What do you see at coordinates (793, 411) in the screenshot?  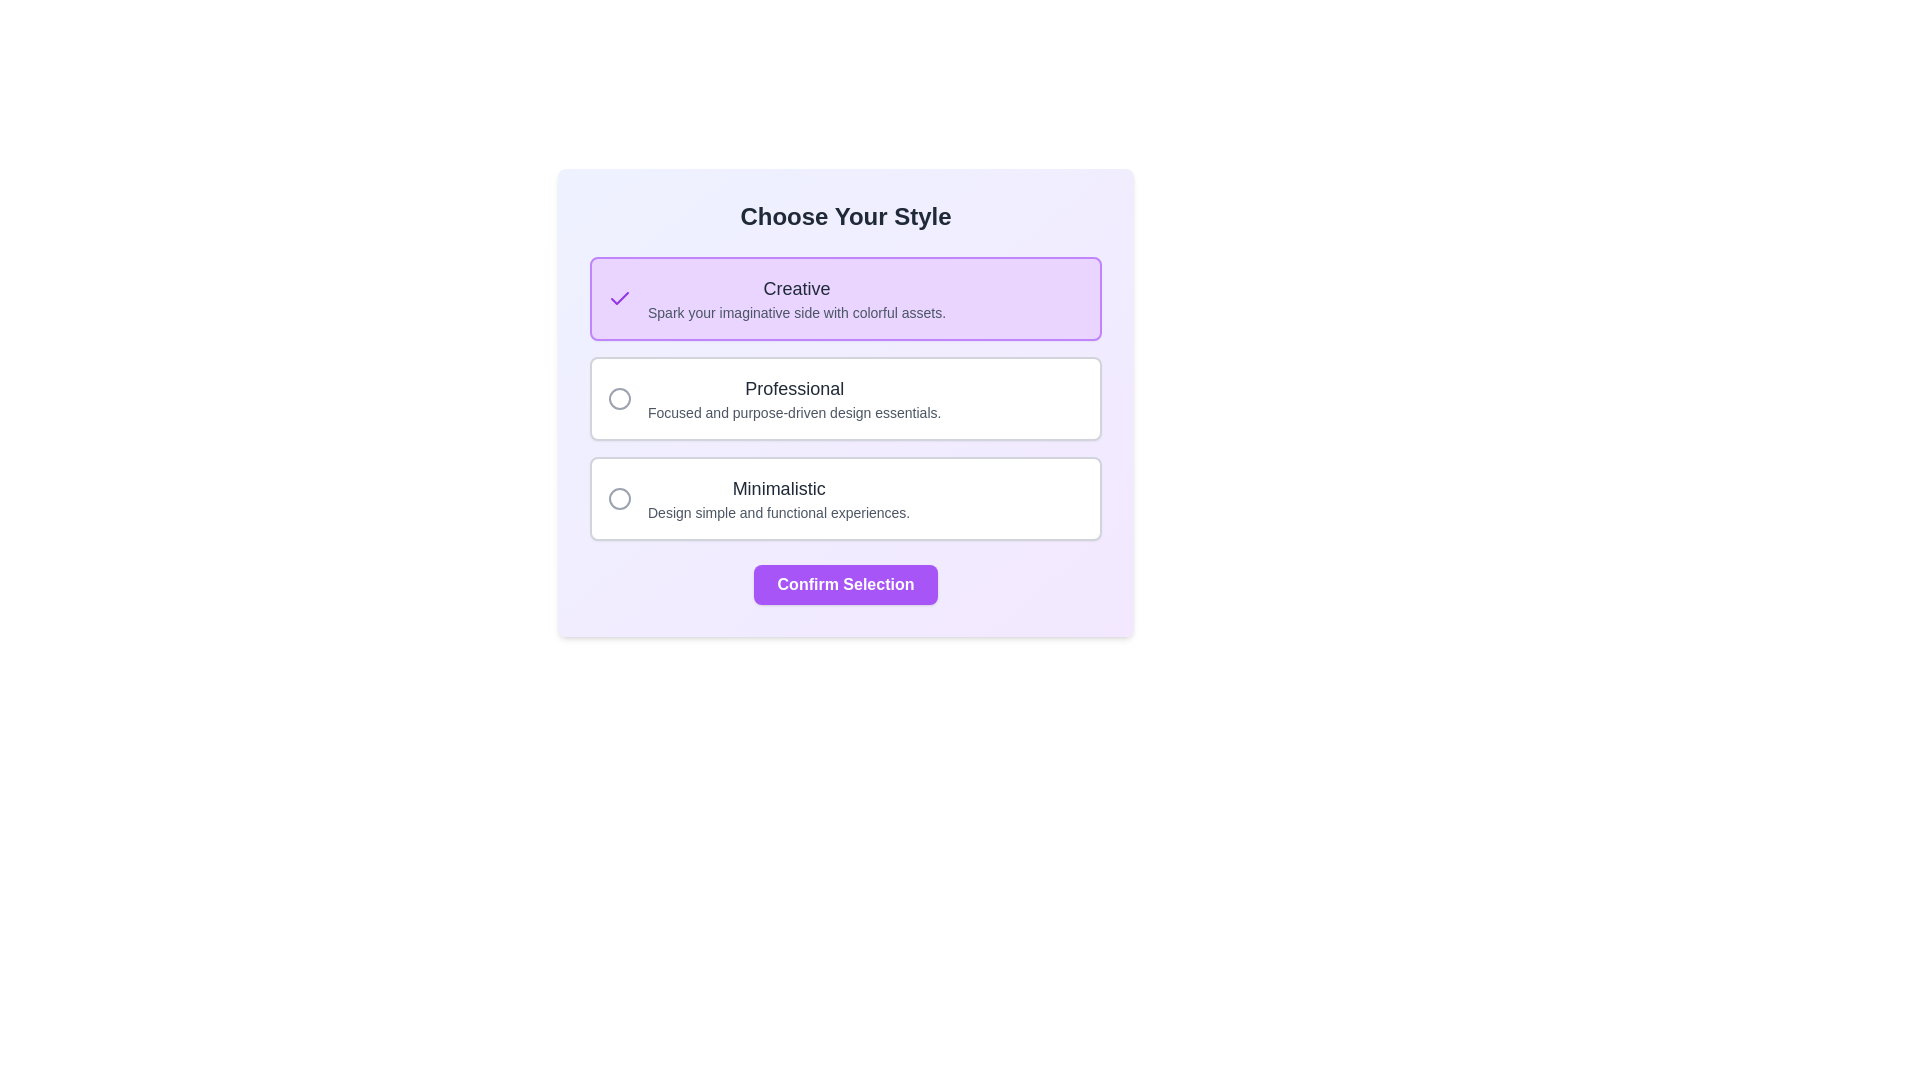 I see `the informational text providing details for the 'Professional' style option, located below the 'Creative' option in the vertical list of selectable styles` at bounding box center [793, 411].